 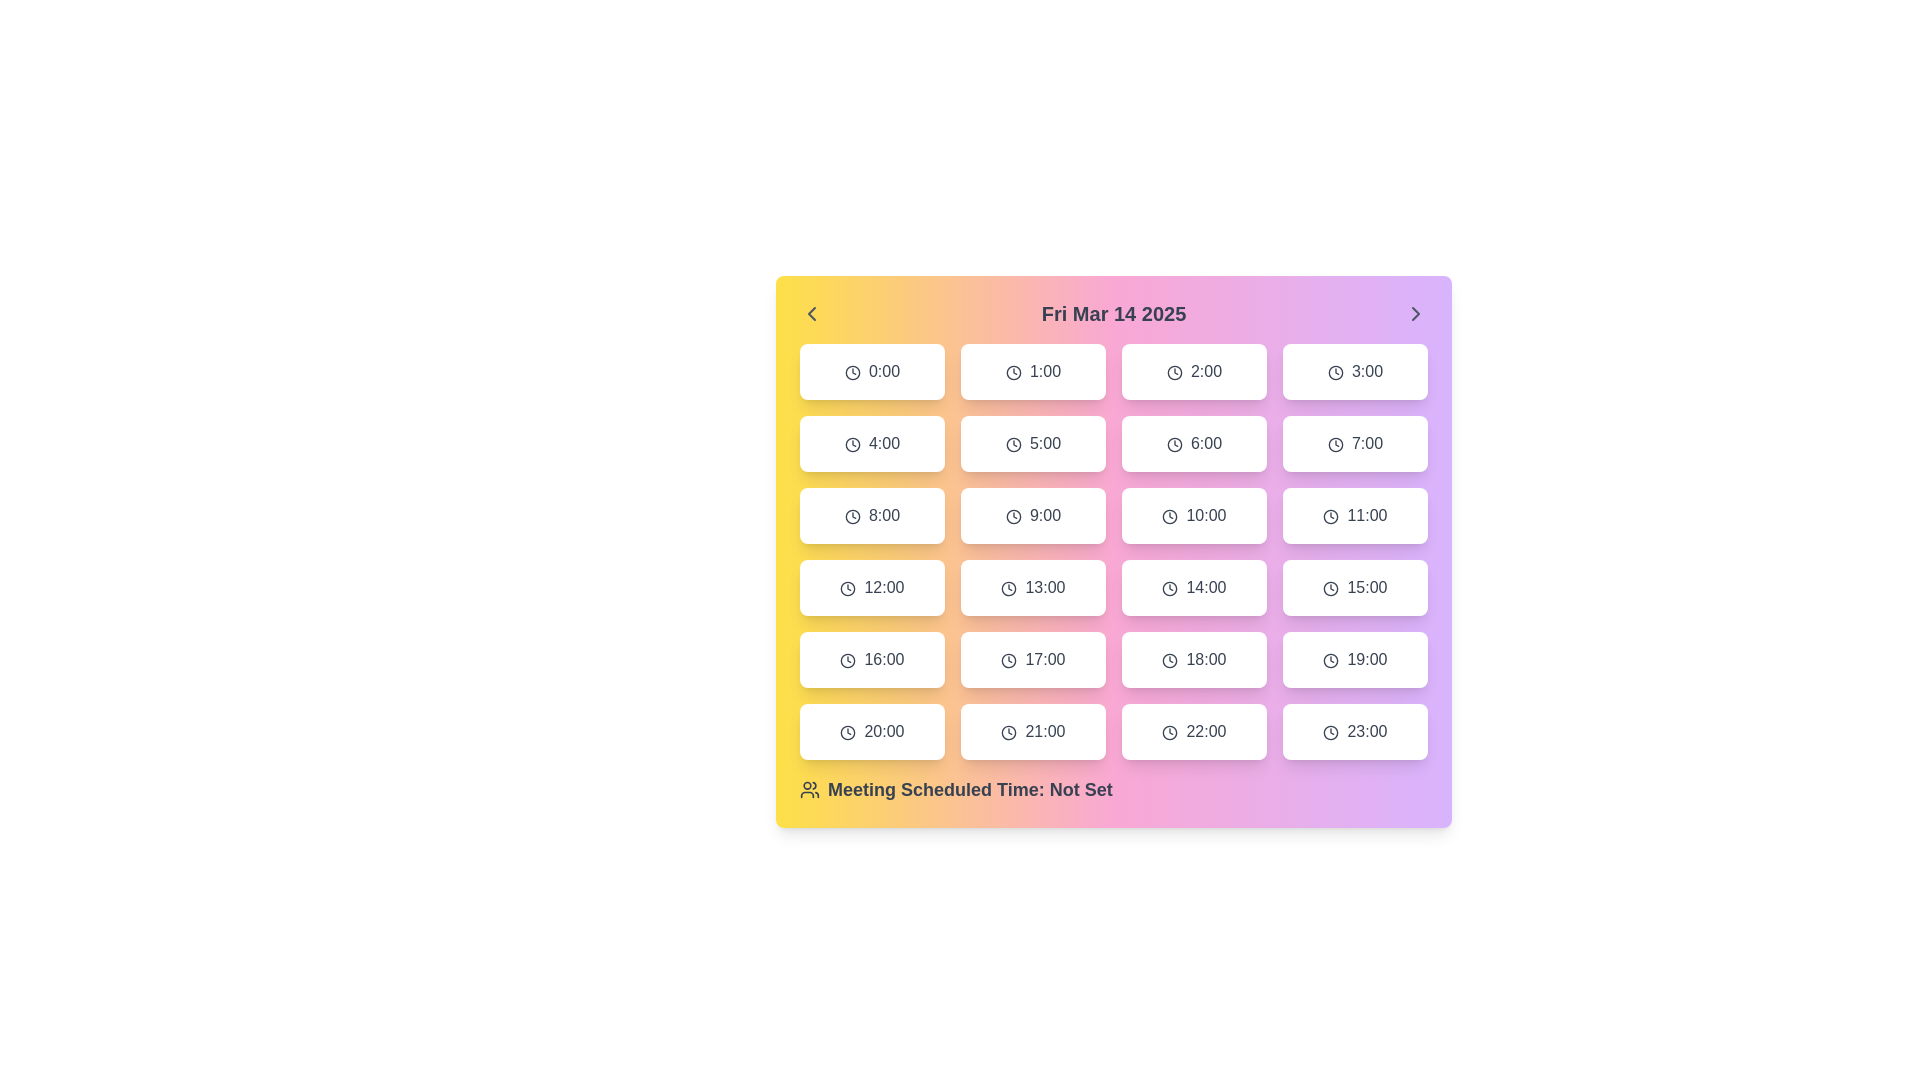 What do you see at coordinates (852, 443) in the screenshot?
I see `the clock icon which is a minimalistic design with a circular outline and clock hands, located next to the text '4:00' on a button in the second row and first column of the schedule grid` at bounding box center [852, 443].